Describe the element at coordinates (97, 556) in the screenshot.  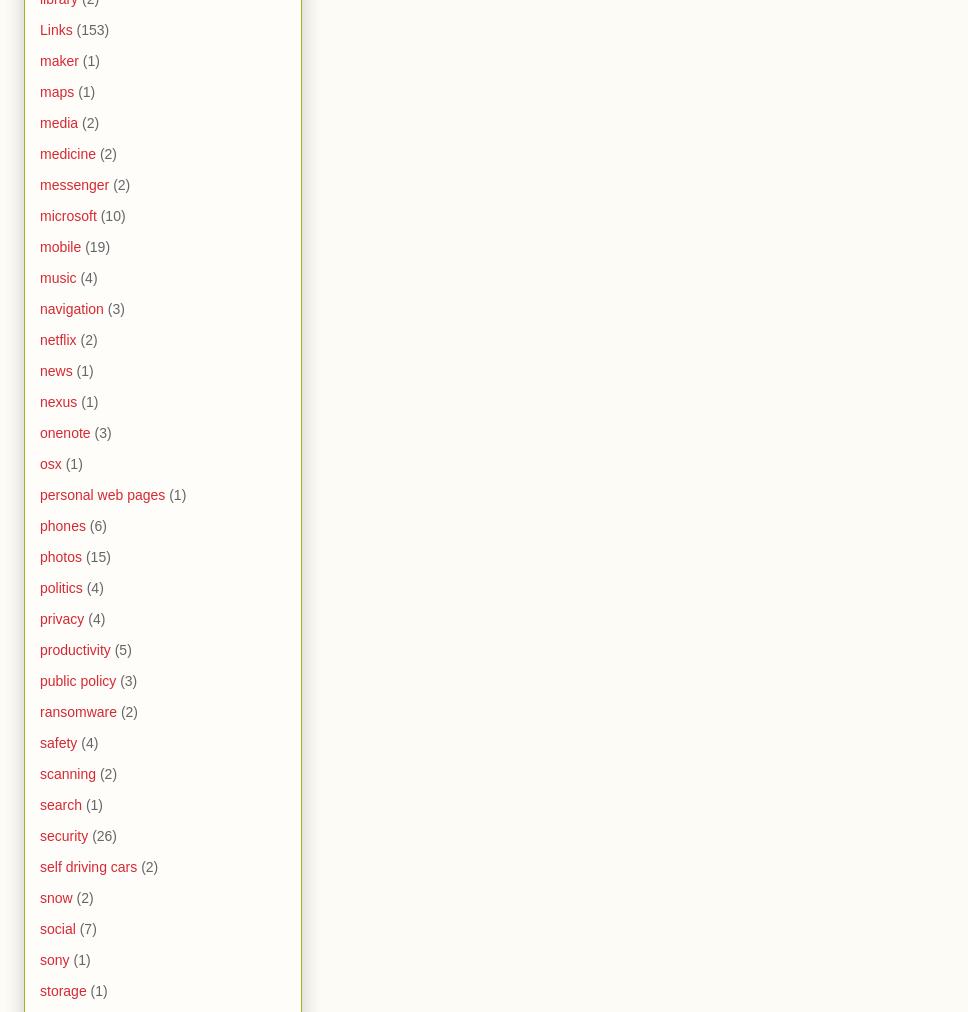
I see `'(15)'` at that location.